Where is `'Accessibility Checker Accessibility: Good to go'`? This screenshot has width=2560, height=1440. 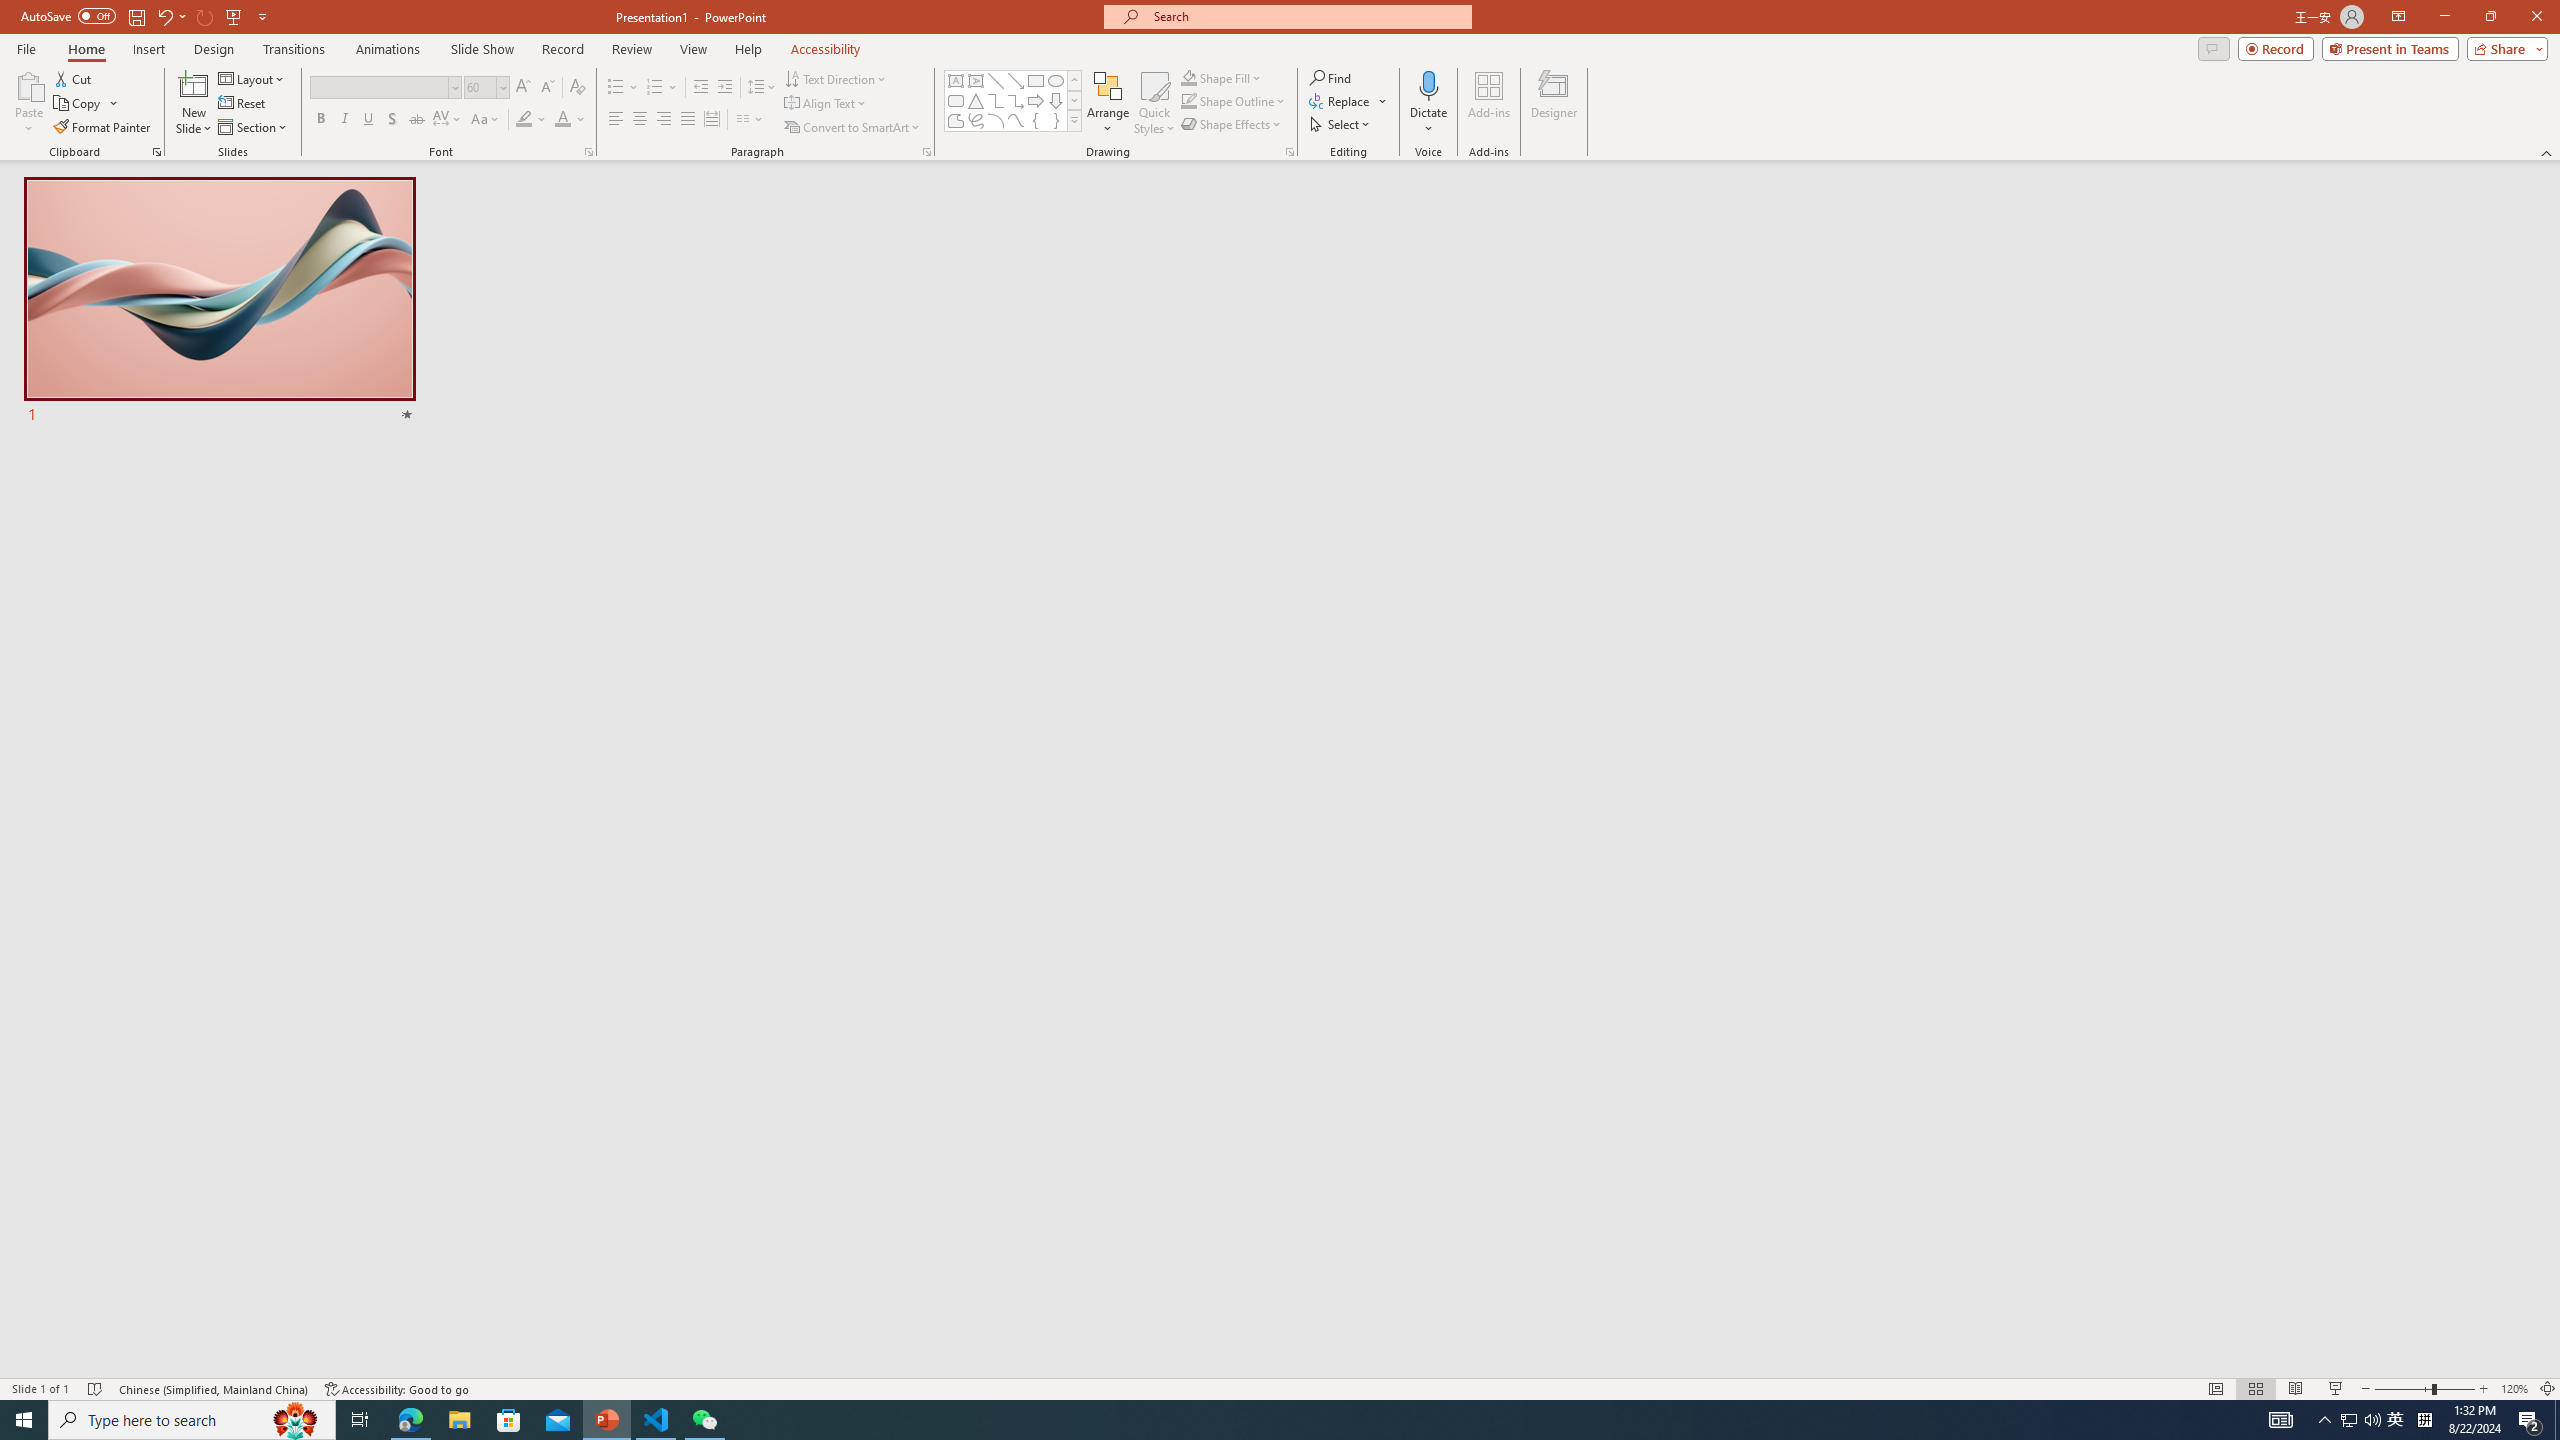
'Accessibility Checker Accessibility: Good to go' is located at coordinates (398, 1389).